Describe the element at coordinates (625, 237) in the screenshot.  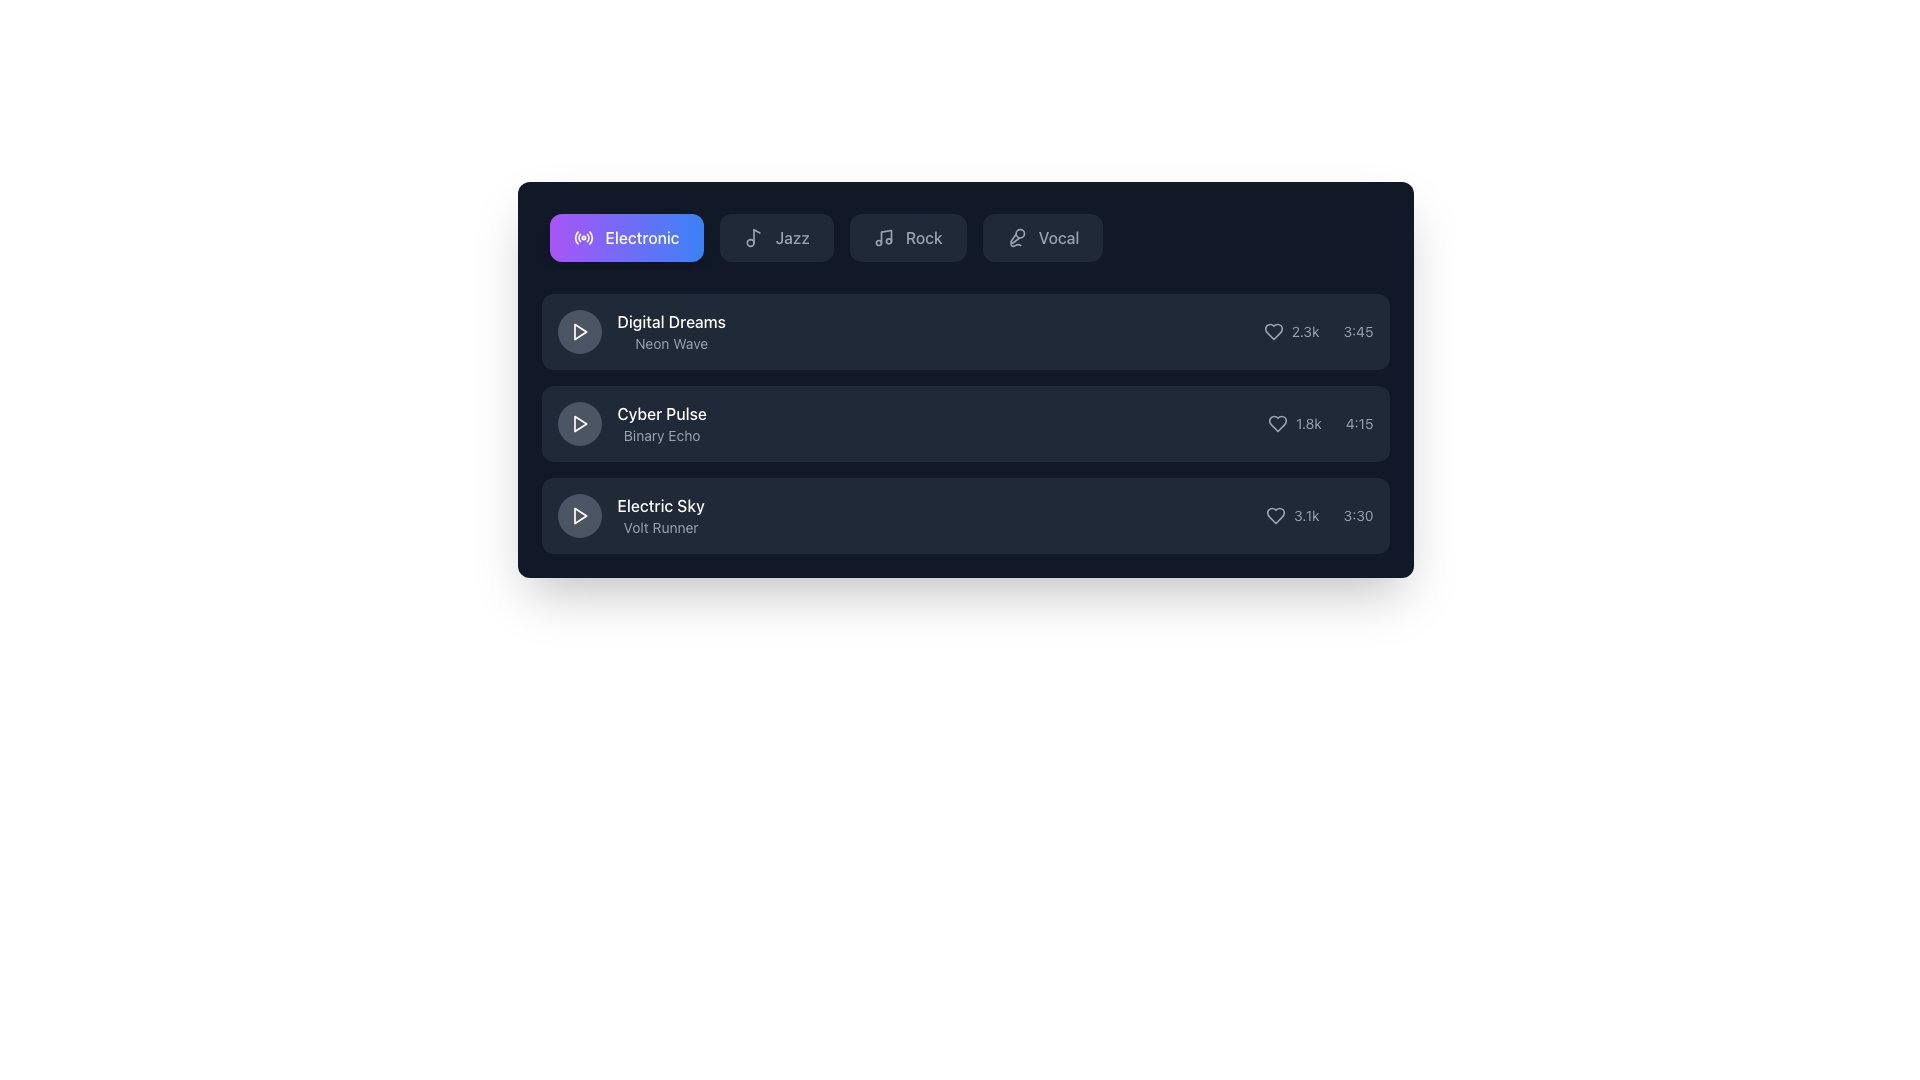
I see `the first category button labeled 'Electronic' with a pill shape and gradient background` at that location.